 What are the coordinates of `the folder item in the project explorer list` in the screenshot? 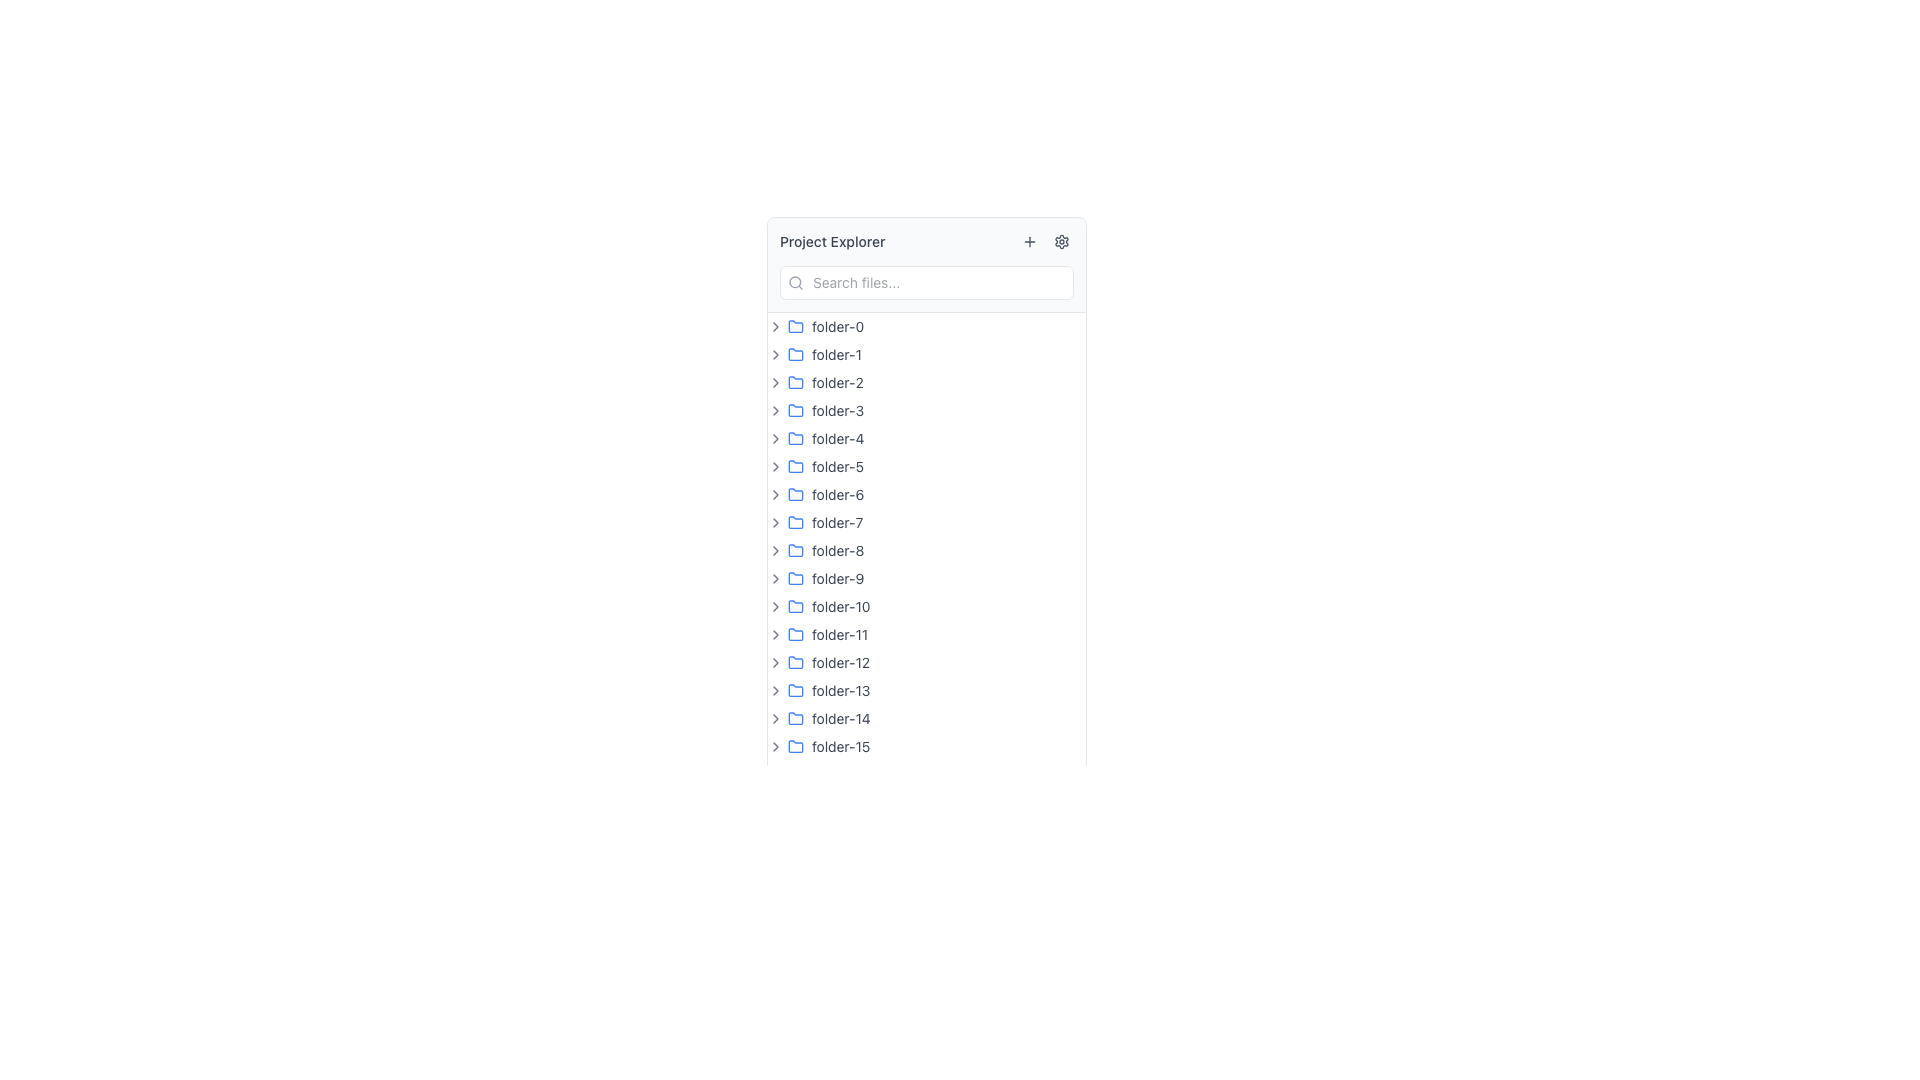 It's located at (925, 717).